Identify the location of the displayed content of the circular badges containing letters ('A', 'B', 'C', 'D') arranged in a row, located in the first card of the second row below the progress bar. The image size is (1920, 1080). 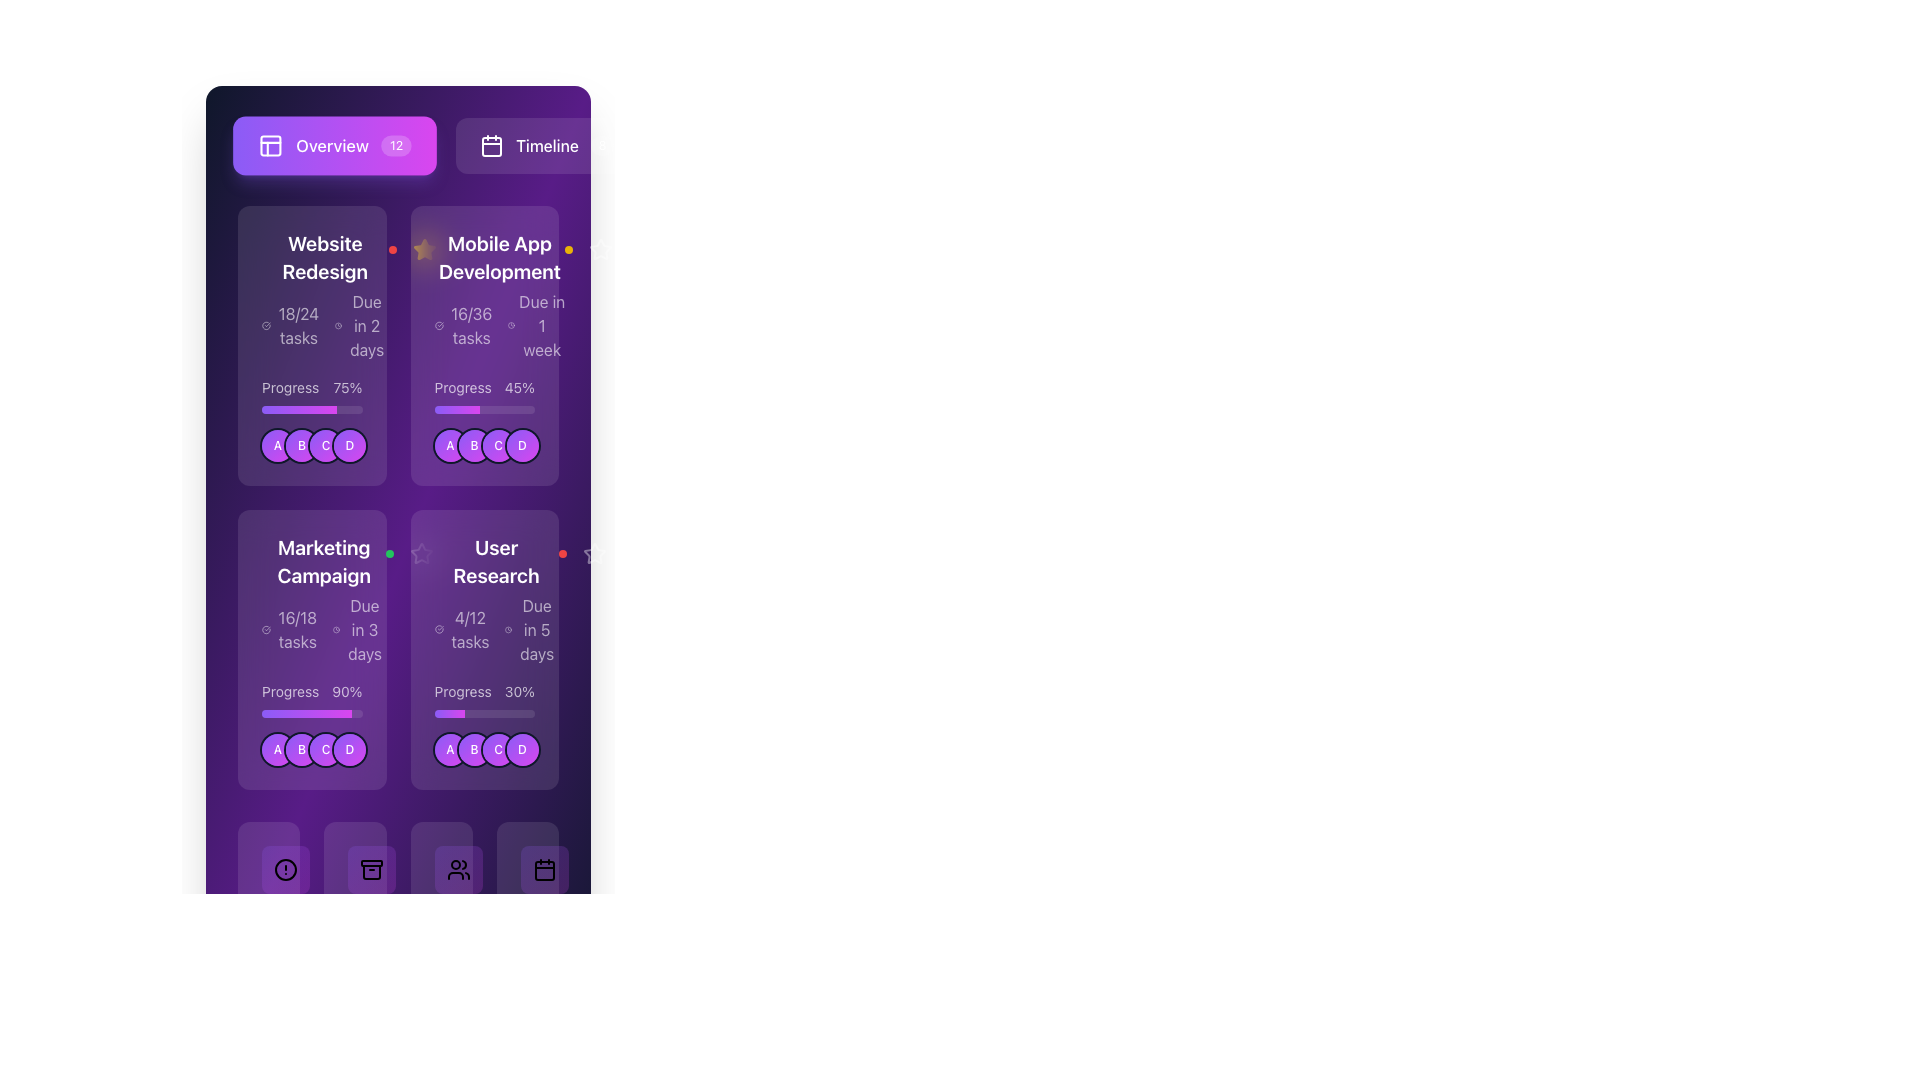
(312, 445).